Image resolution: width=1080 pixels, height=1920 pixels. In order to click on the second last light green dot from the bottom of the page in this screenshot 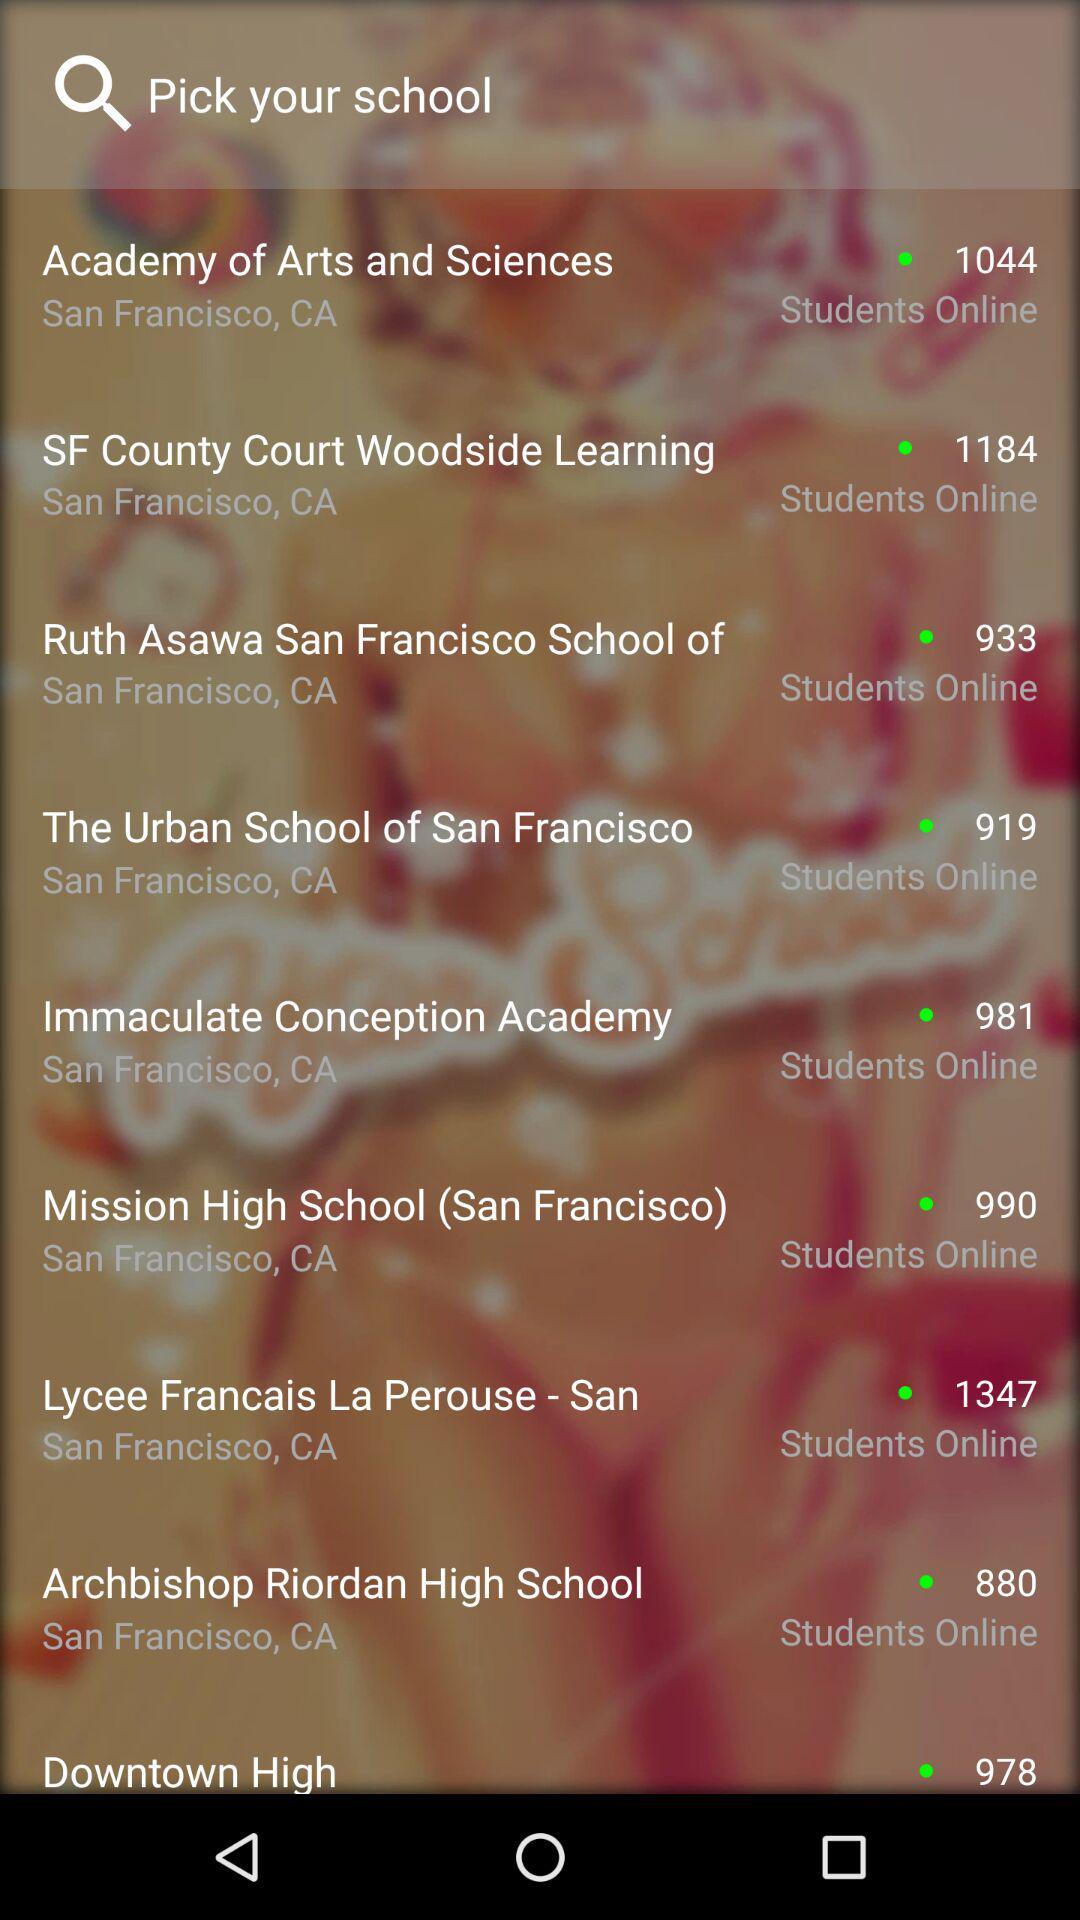, I will do `click(926, 1581)`.